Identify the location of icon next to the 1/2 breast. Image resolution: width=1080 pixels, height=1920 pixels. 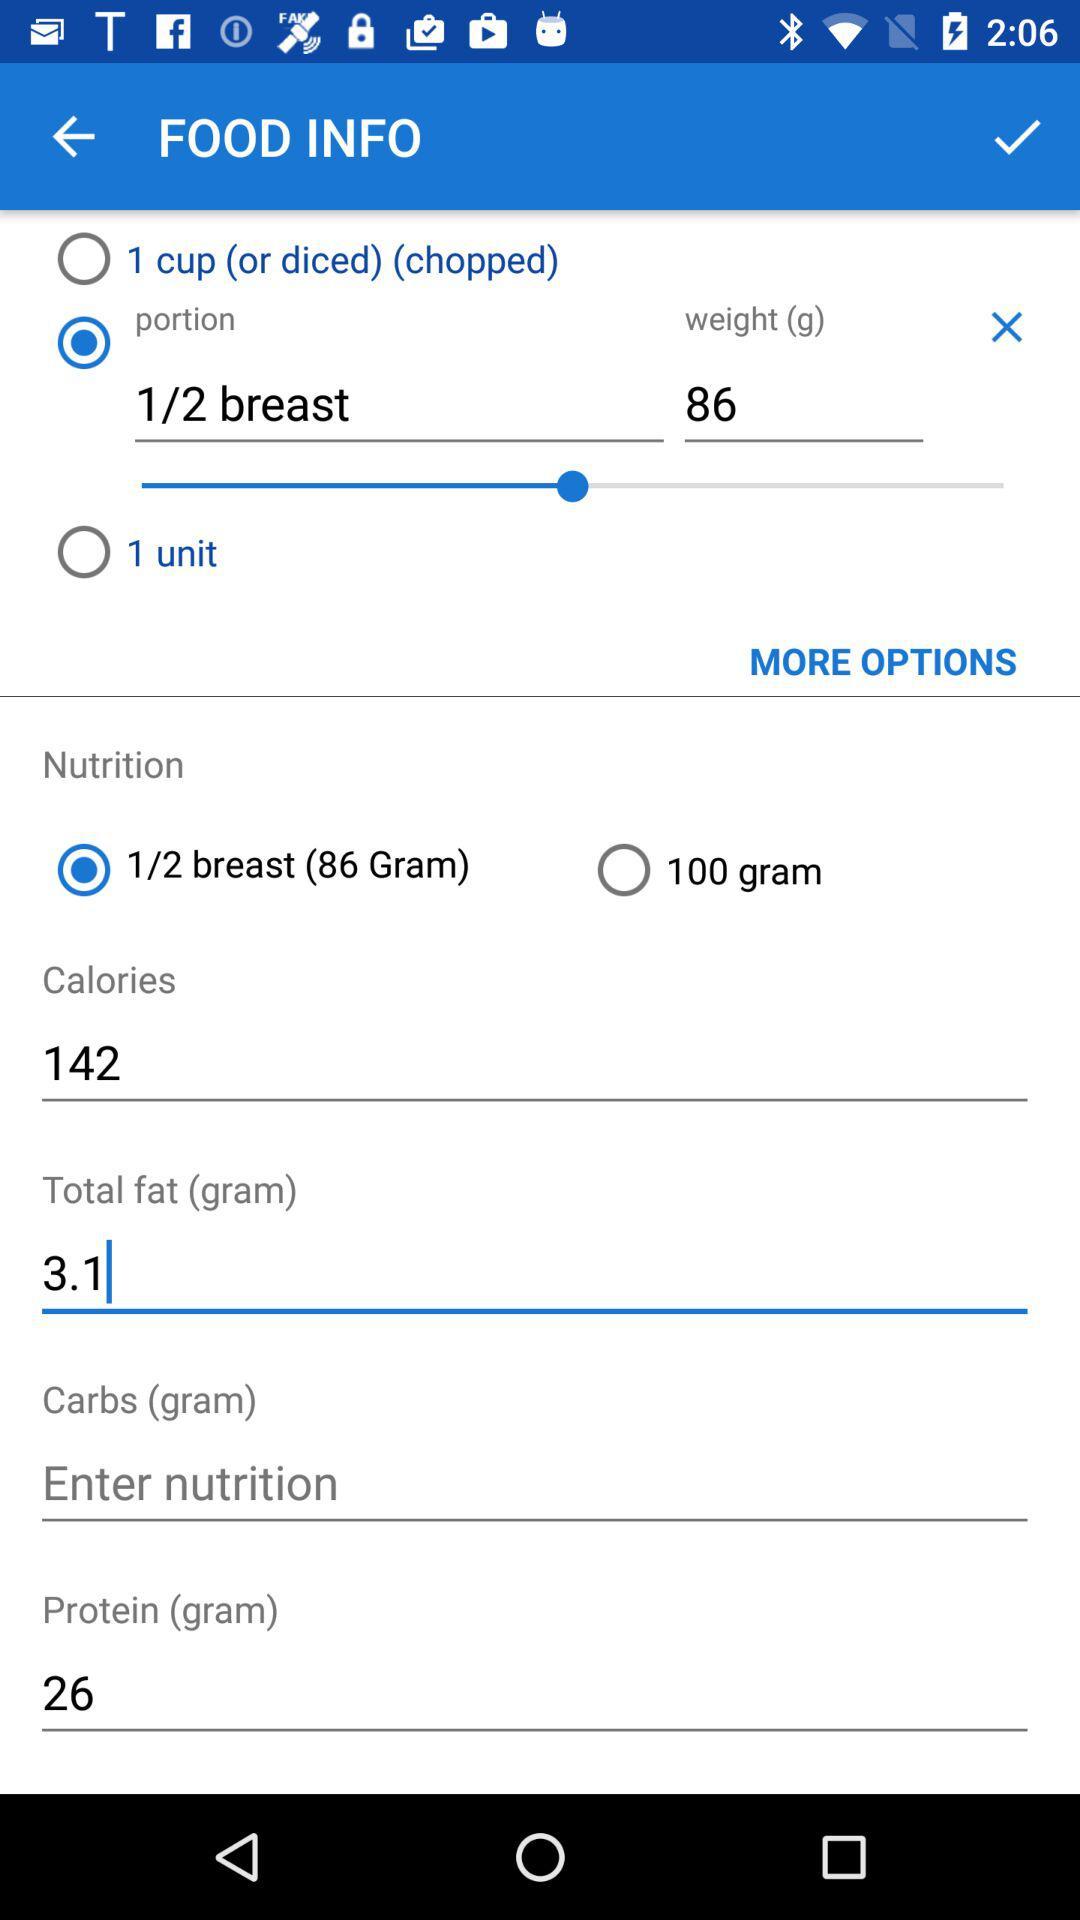
(82, 342).